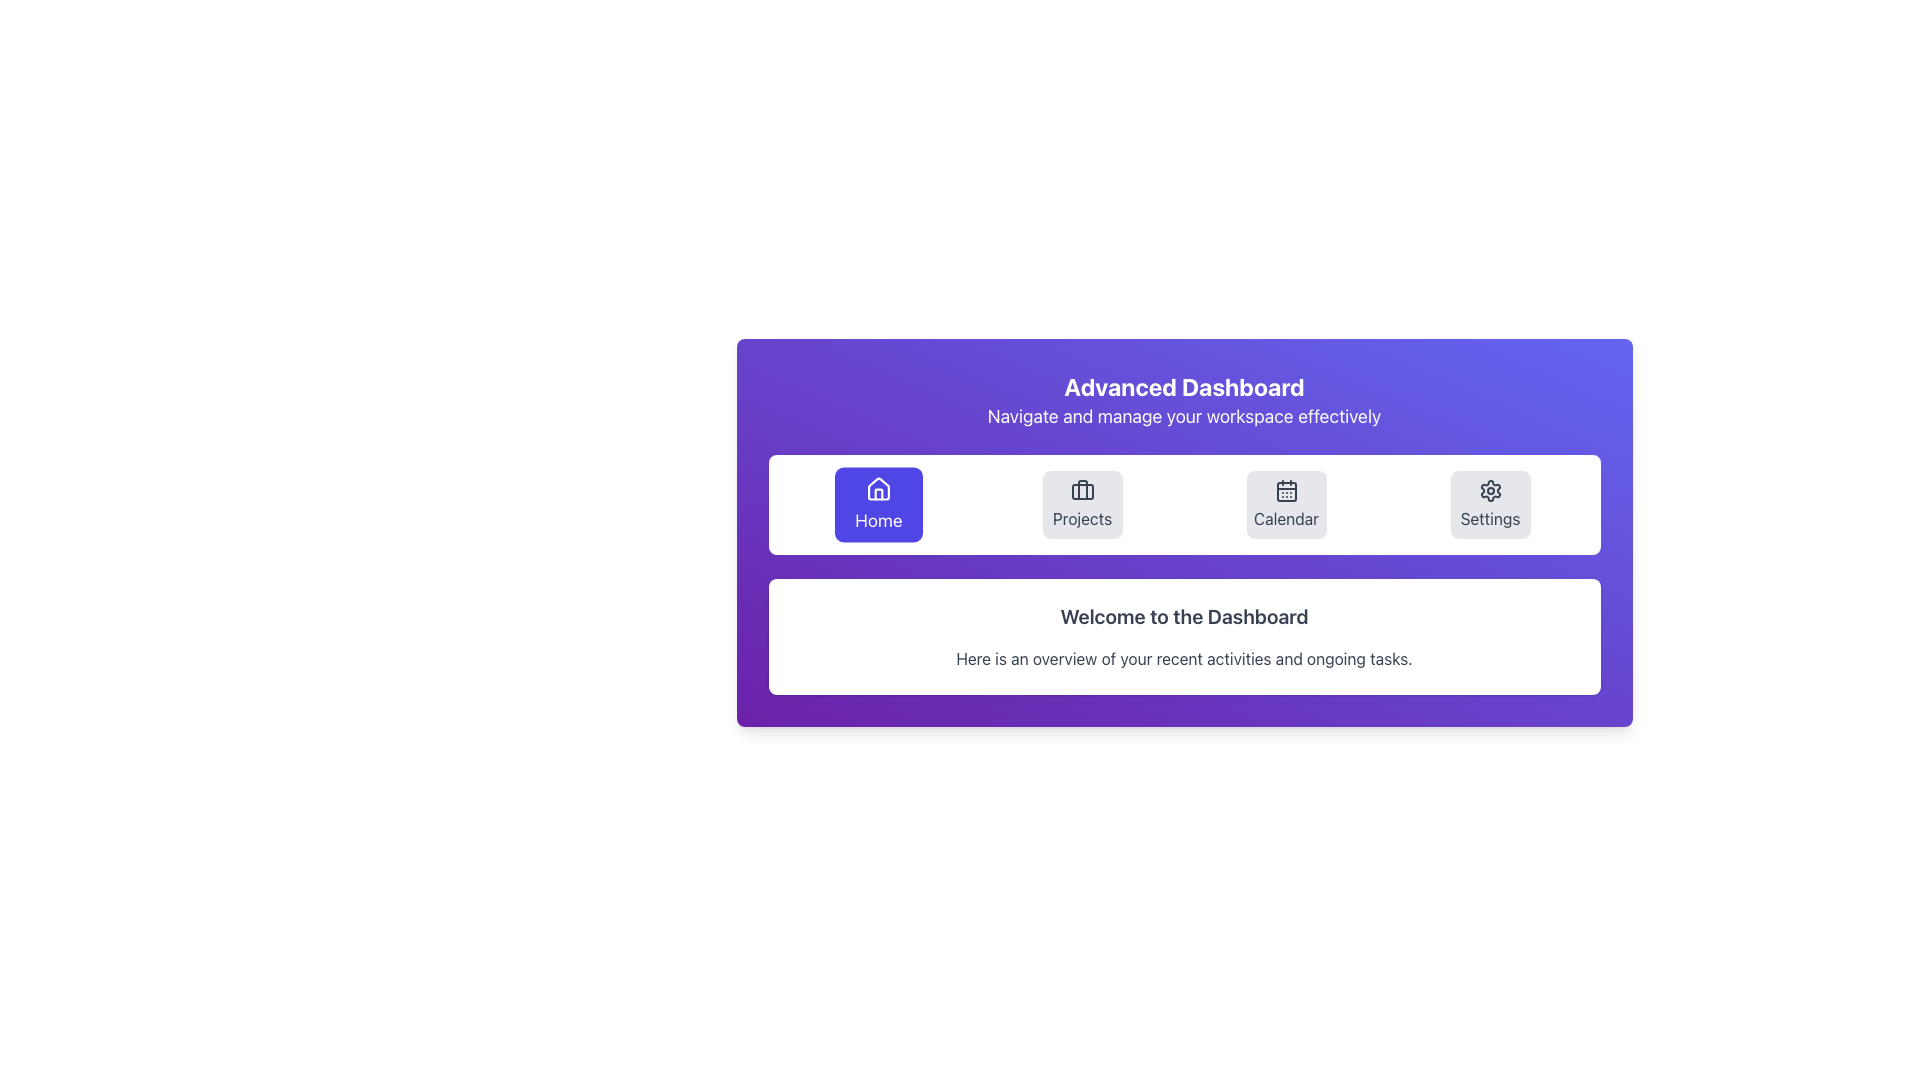 Image resolution: width=1920 pixels, height=1080 pixels. Describe the element at coordinates (1286, 518) in the screenshot. I see `the descriptive text label for the calendar navigation button, which is centrally located on a gray rounded button among four navigational elements` at that location.